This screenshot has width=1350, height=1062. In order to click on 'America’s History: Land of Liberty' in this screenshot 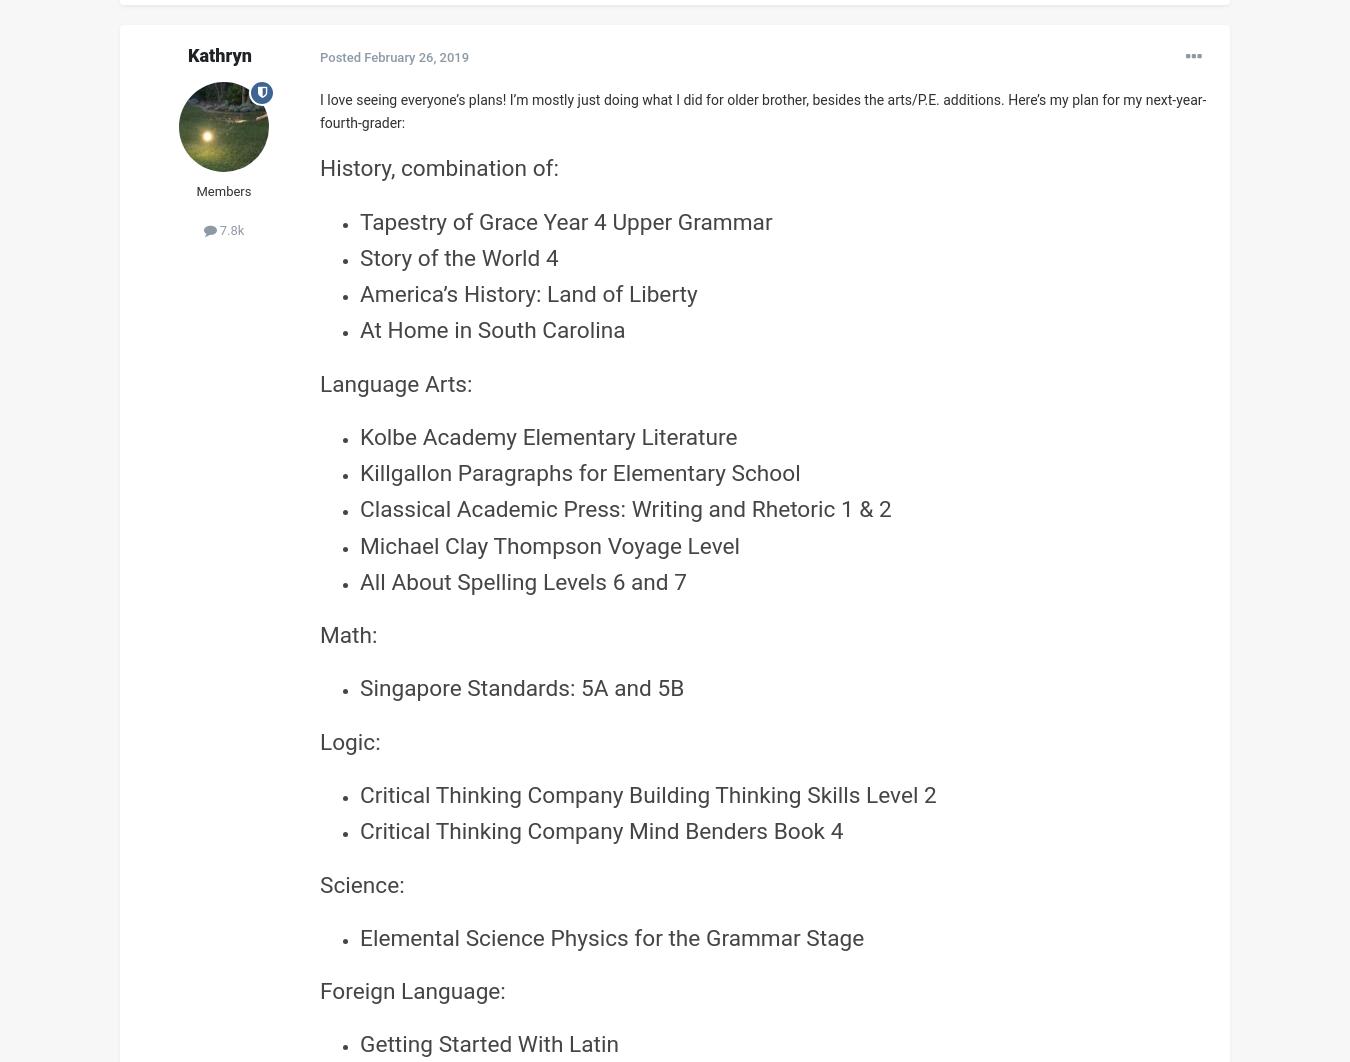, I will do `click(527, 293)`.